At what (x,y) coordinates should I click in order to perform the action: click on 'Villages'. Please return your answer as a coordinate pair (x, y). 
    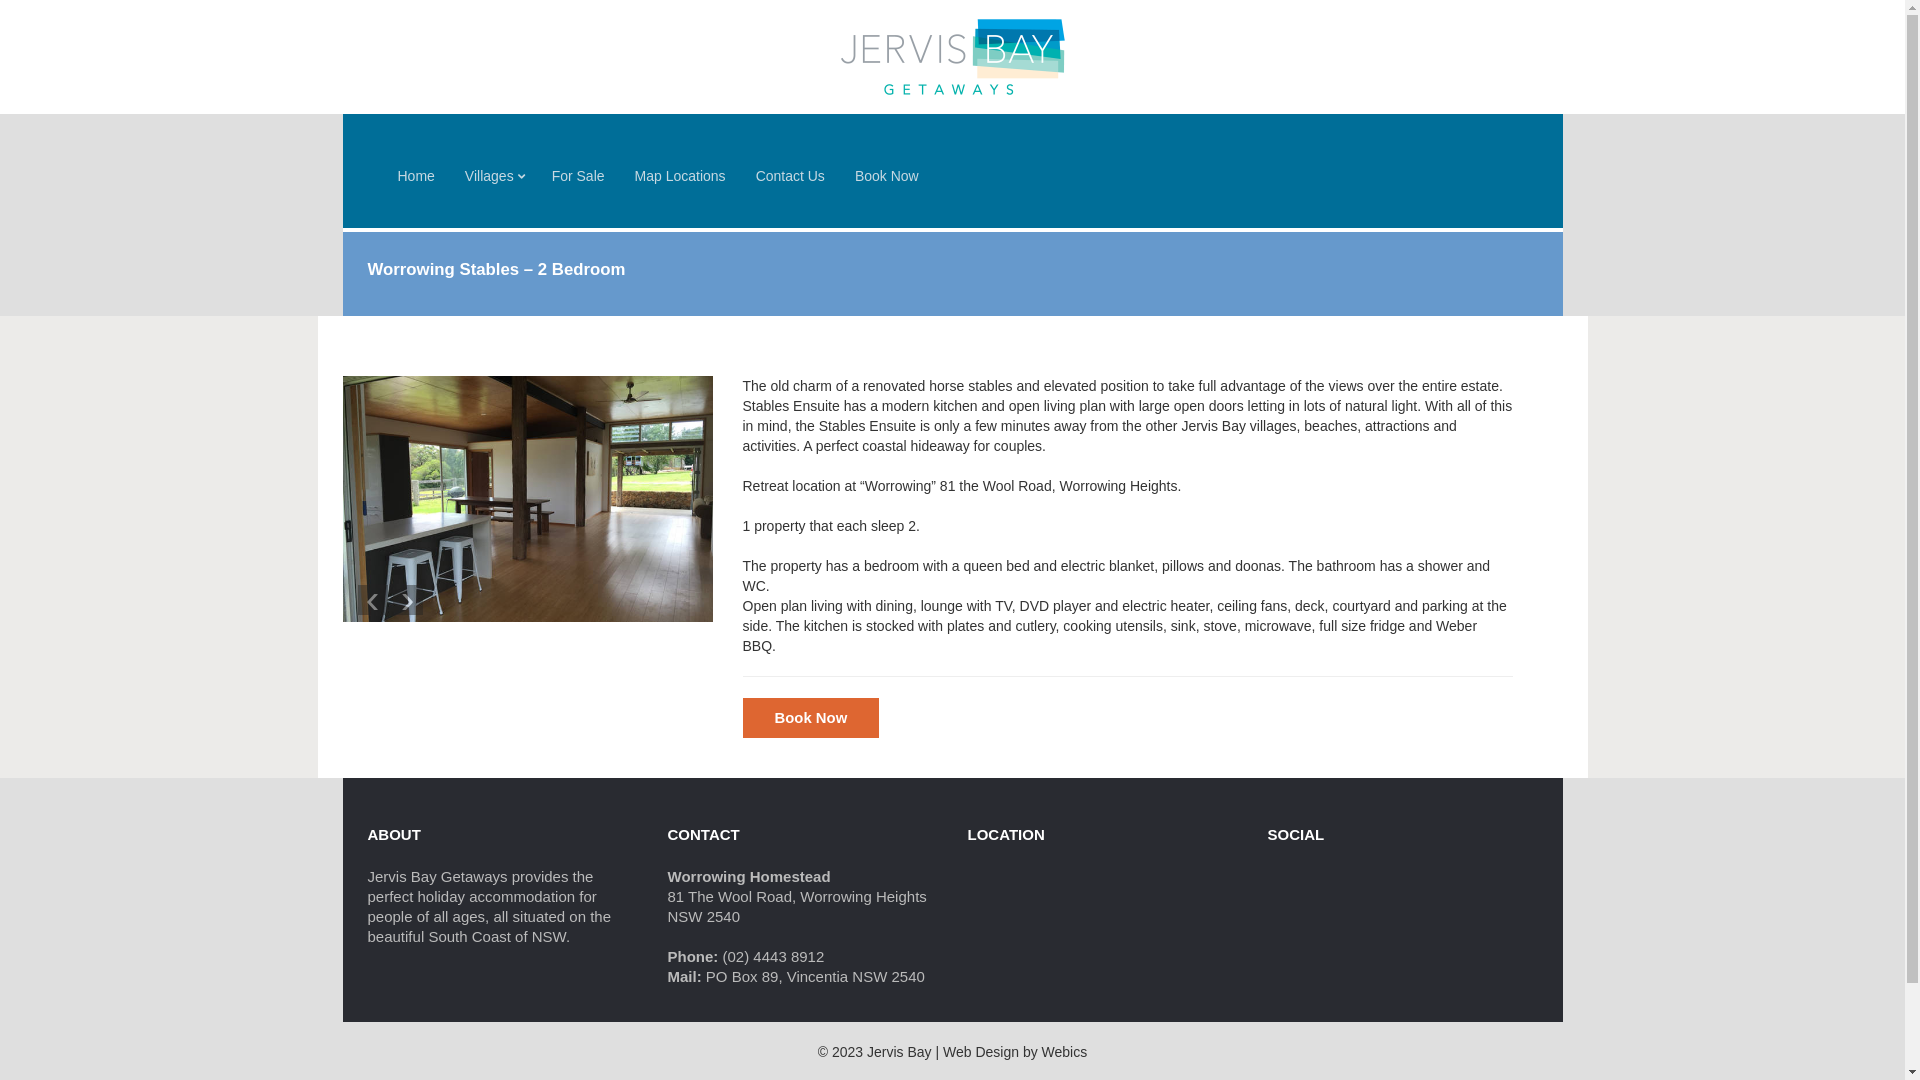
    Looking at the image, I should click on (493, 175).